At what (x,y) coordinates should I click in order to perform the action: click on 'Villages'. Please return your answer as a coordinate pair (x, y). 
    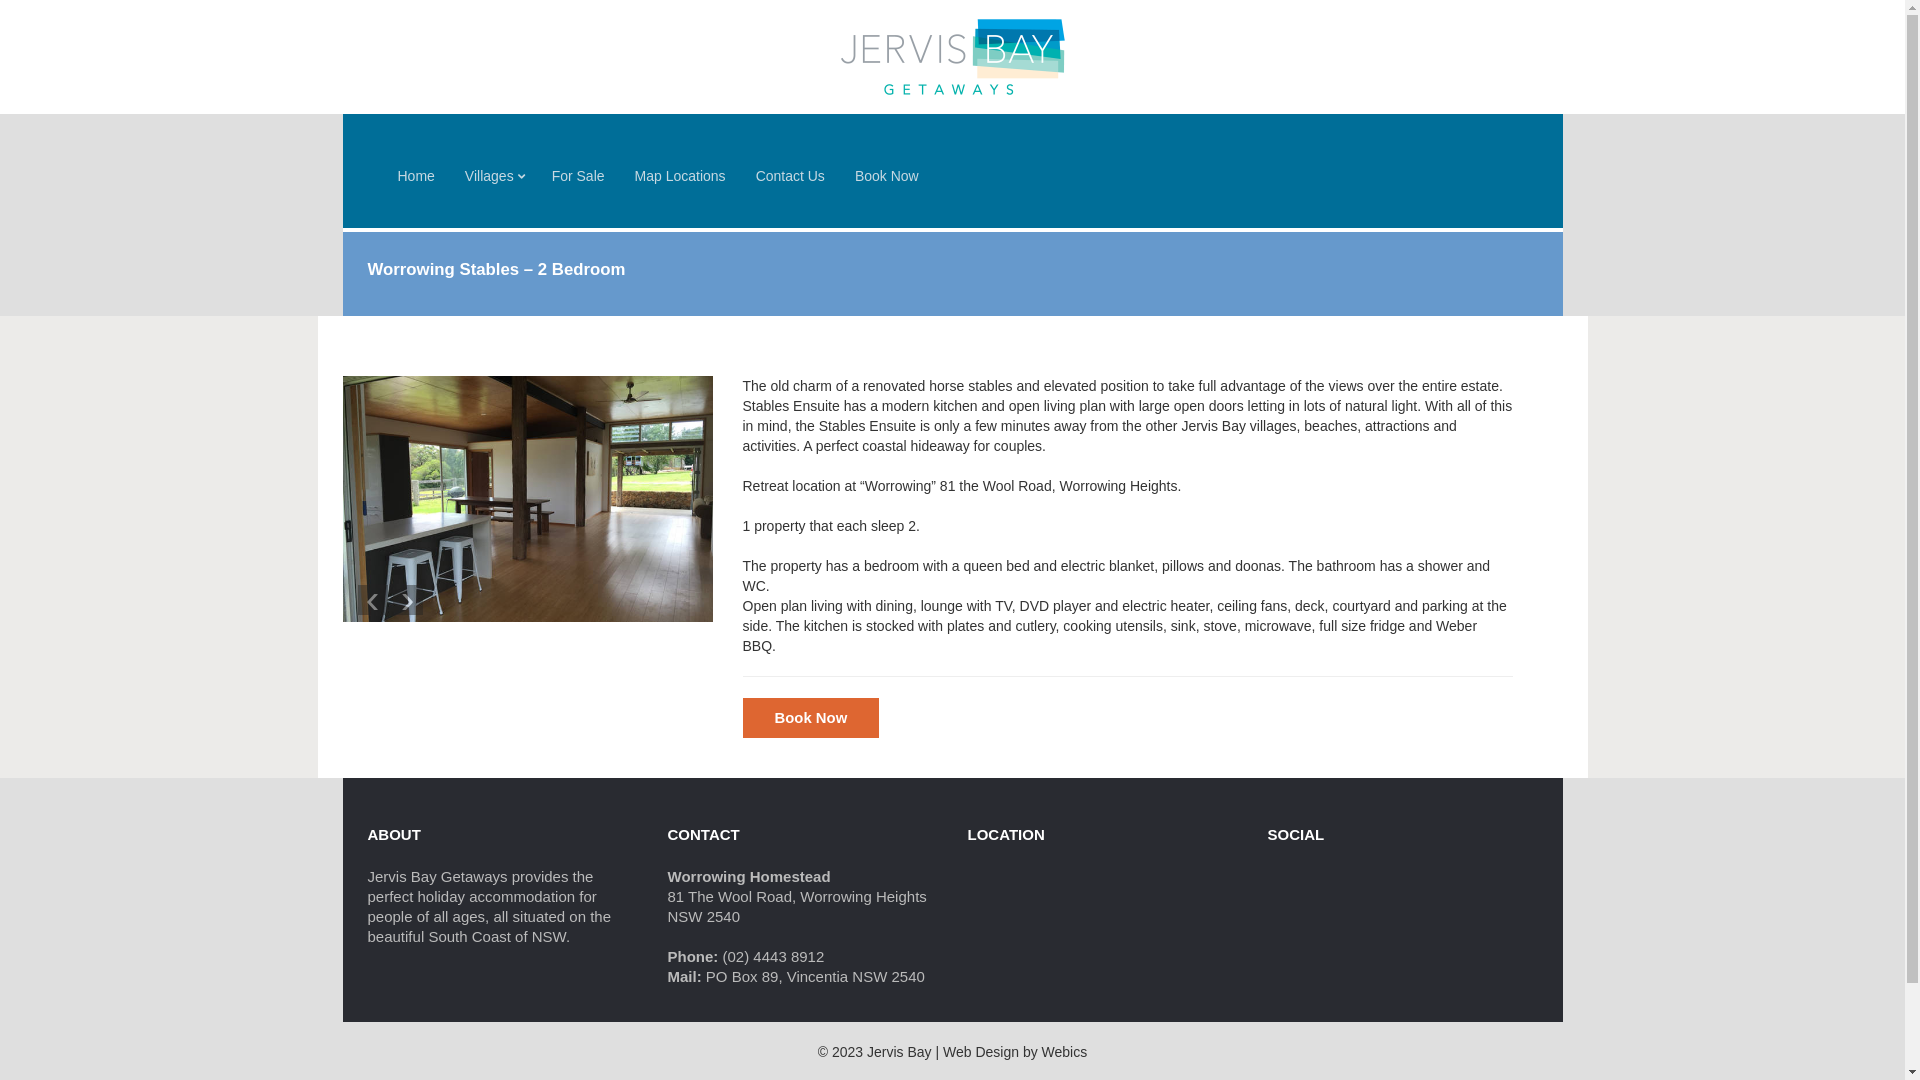
    Looking at the image, I should click on (493, 175).